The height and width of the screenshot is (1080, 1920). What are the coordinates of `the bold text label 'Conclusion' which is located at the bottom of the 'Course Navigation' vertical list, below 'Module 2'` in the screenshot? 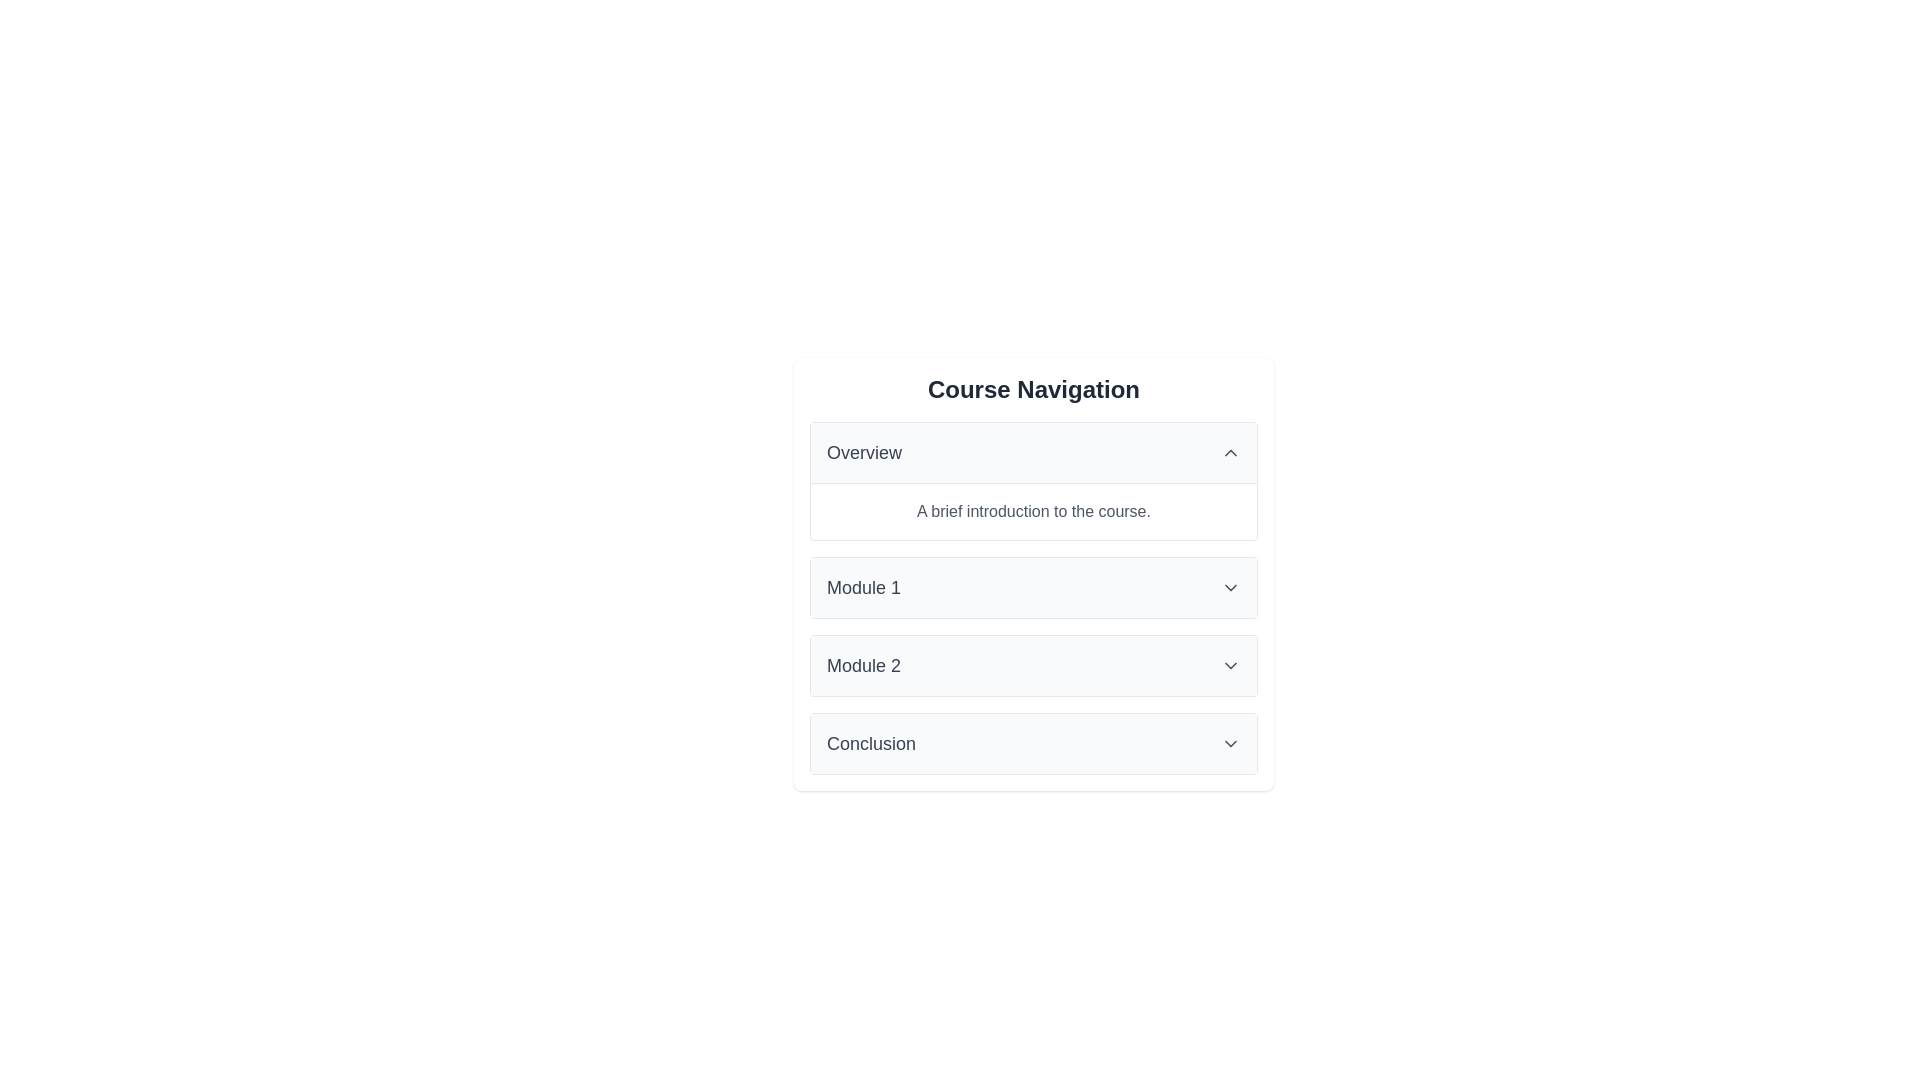 It's located at (871, 744).